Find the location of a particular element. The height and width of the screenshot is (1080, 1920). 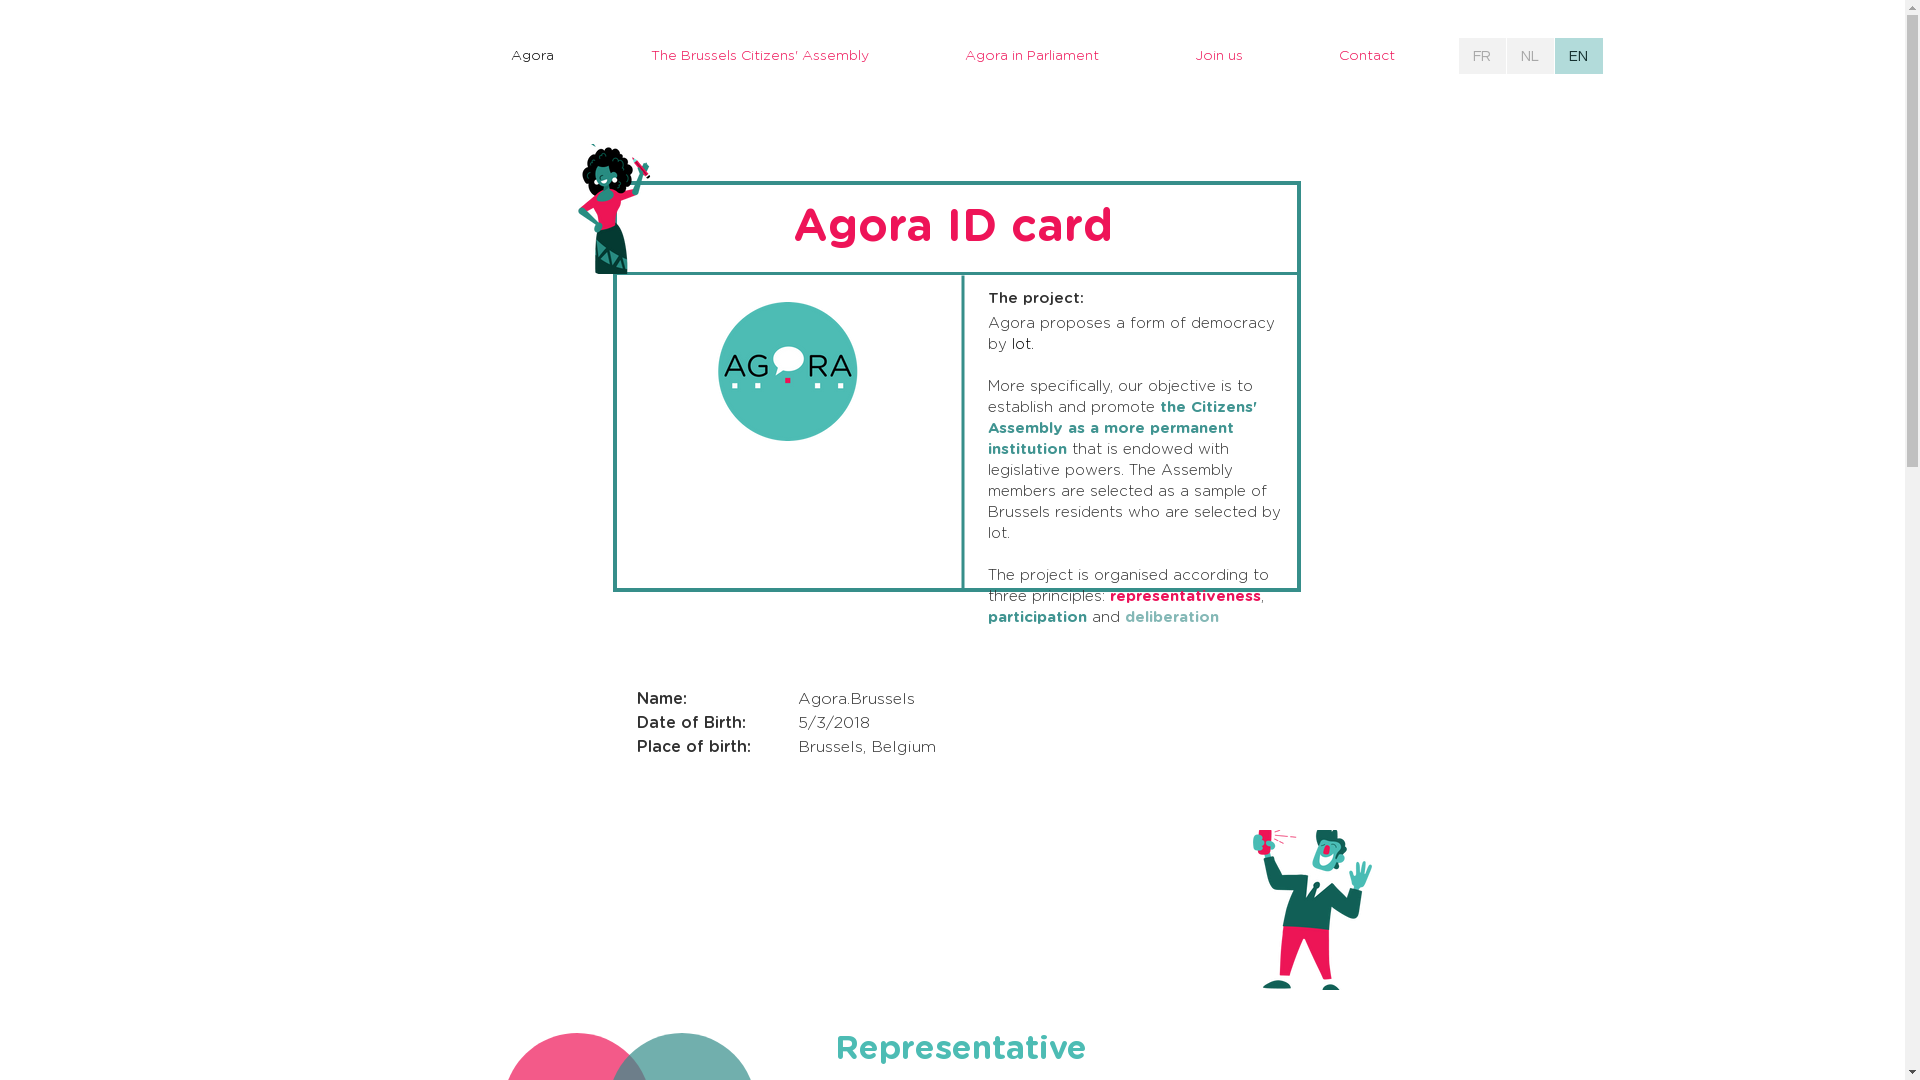

'Agora in Parliament' is located at coordinates (1031, 55).